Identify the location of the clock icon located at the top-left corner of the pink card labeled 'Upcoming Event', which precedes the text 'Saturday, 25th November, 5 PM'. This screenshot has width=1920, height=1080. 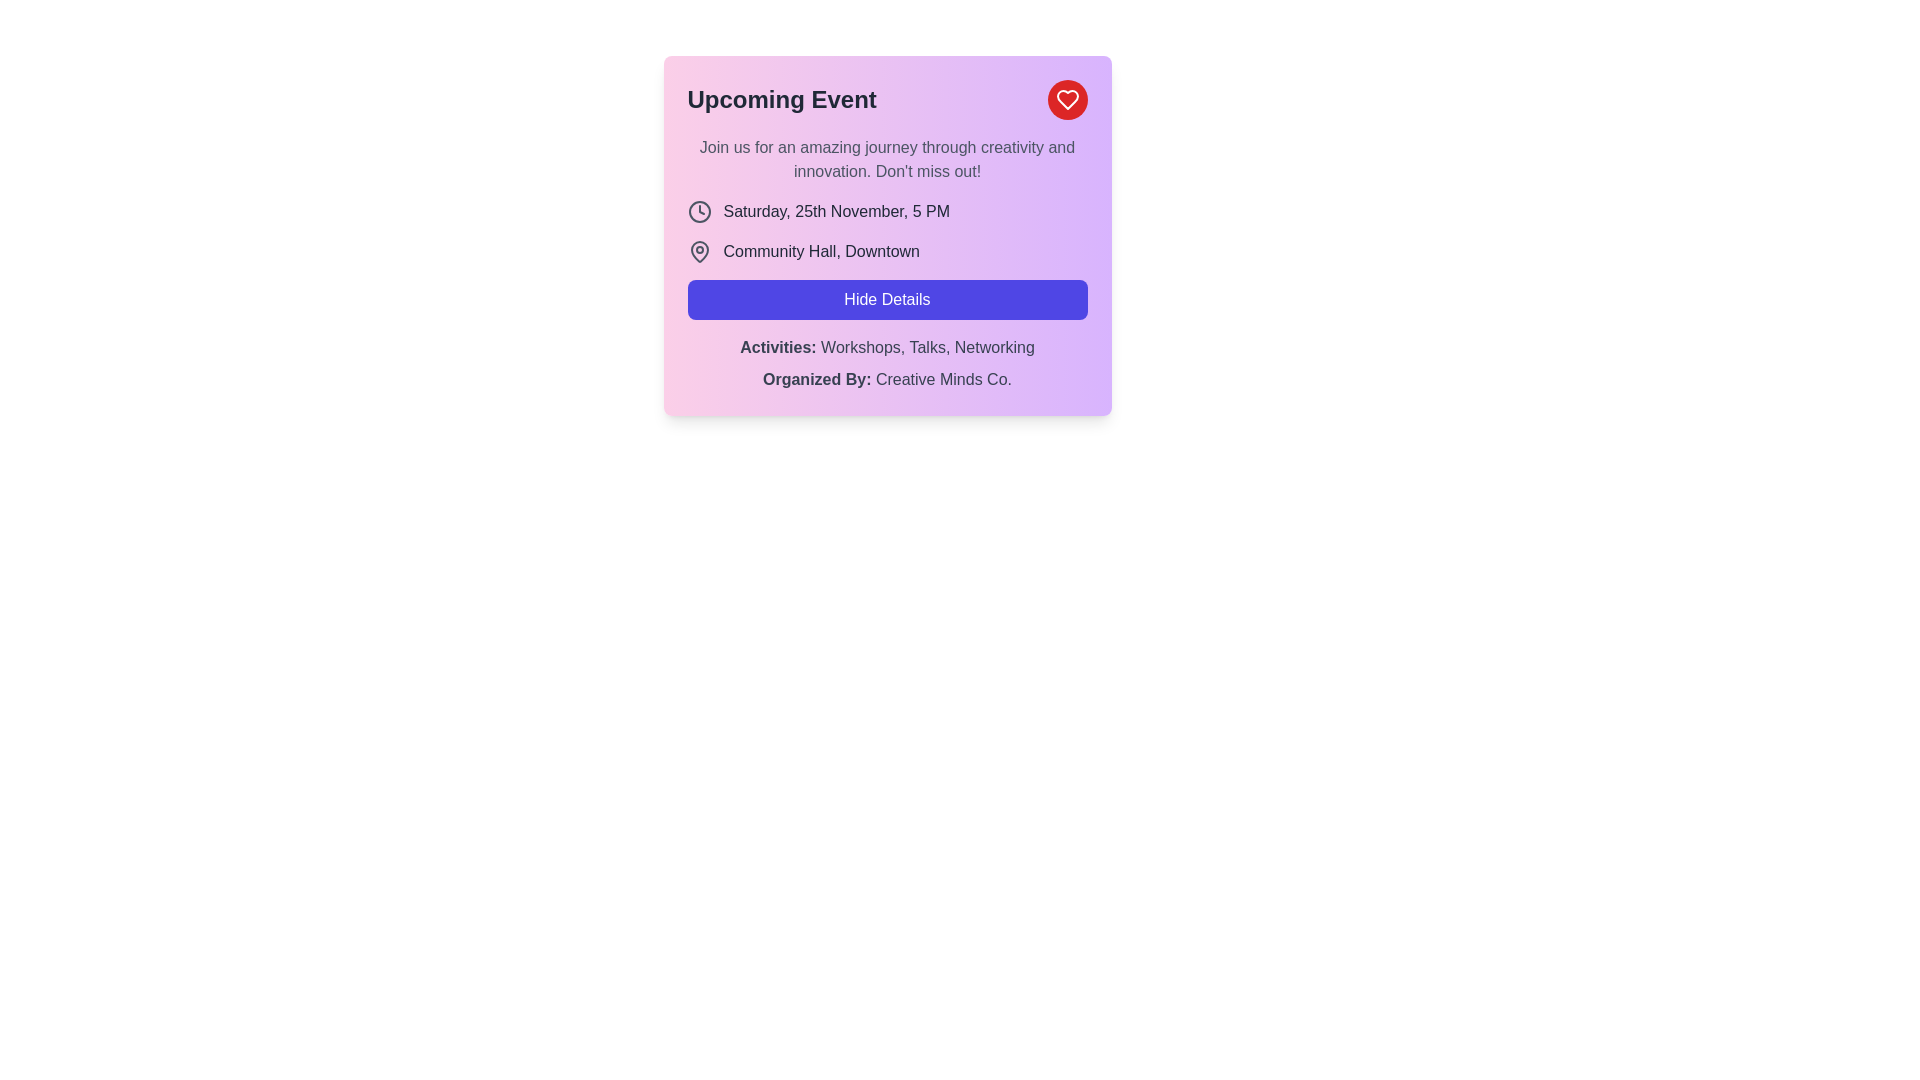
(699, 212).